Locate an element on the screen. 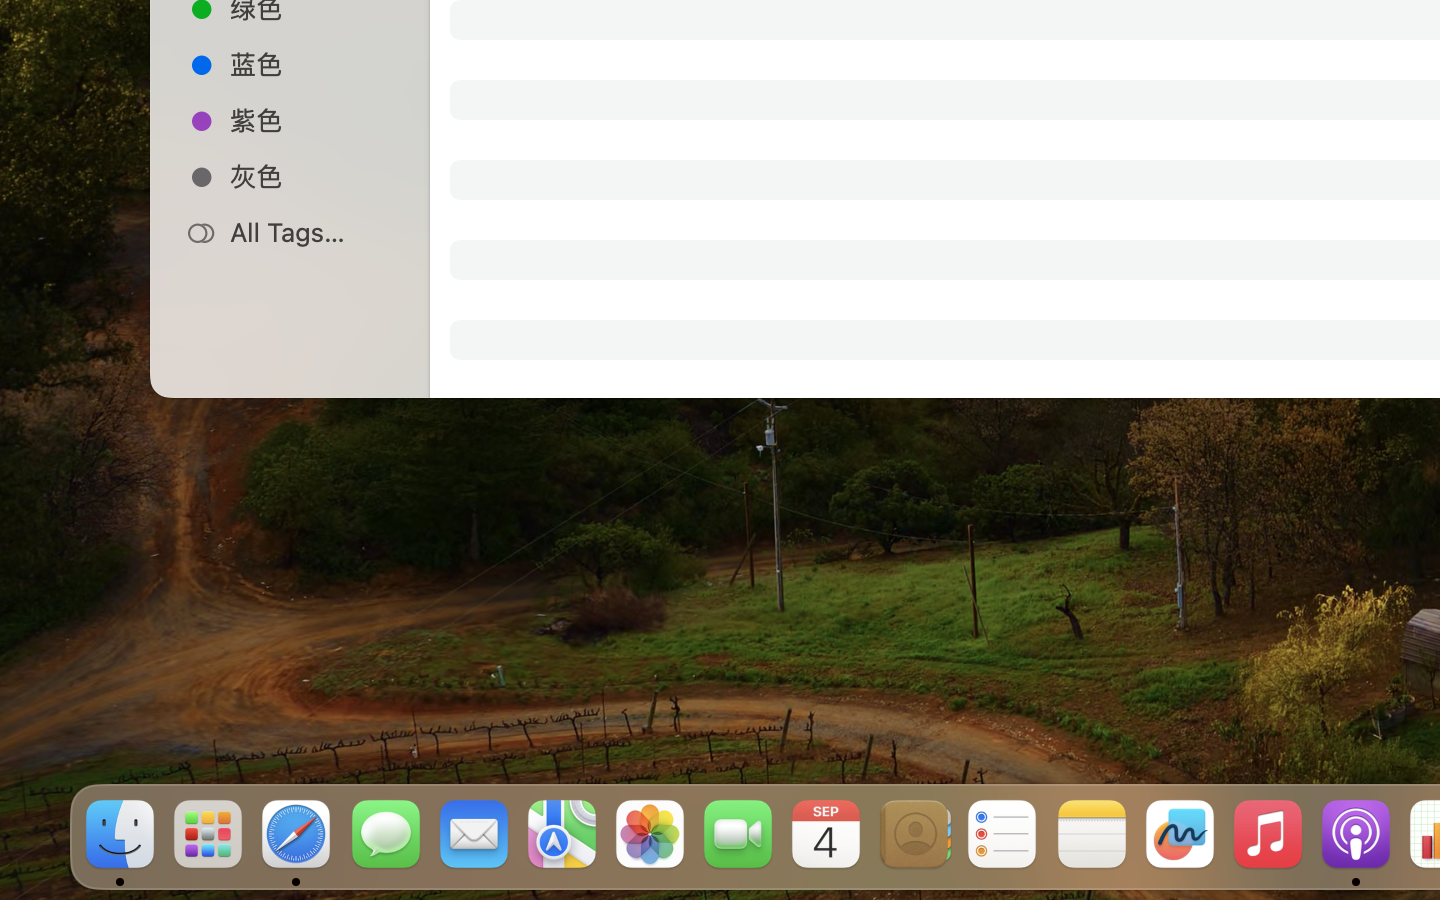  'All Tags…' is located at coordinates (311, 231).